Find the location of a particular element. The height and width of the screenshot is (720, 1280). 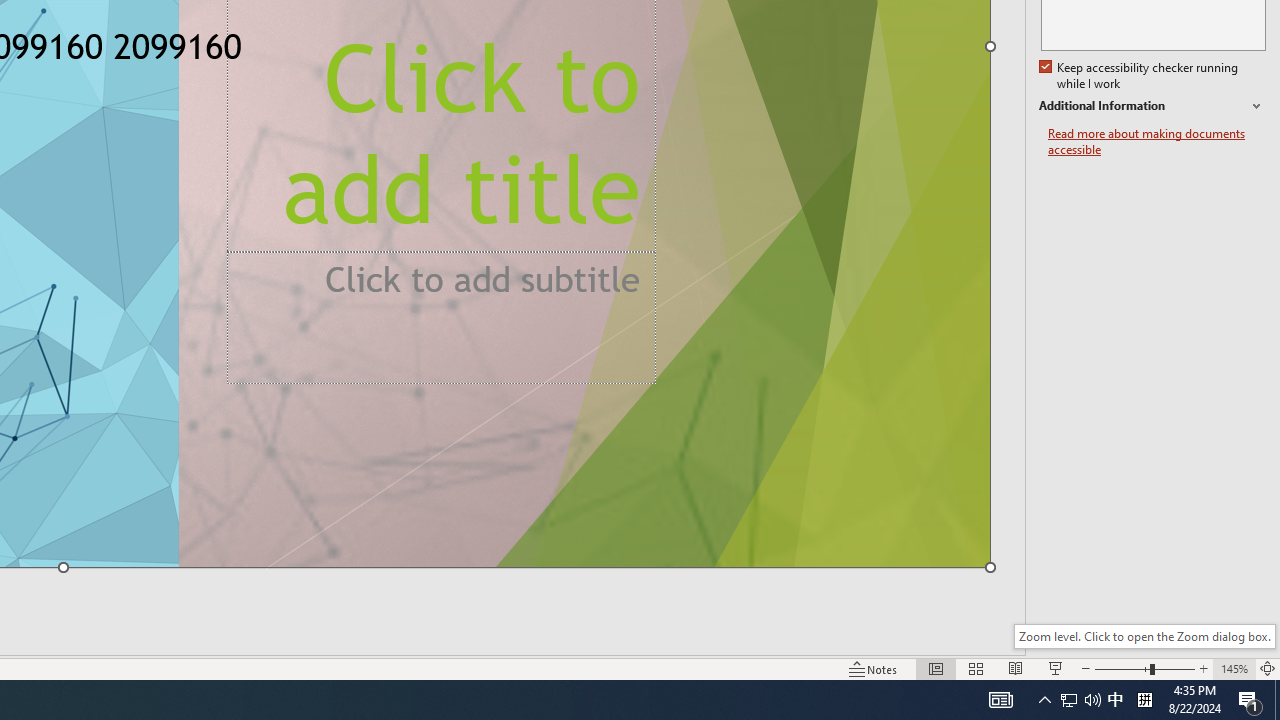

'Additional Information' is located at coordinates (1152, 106).